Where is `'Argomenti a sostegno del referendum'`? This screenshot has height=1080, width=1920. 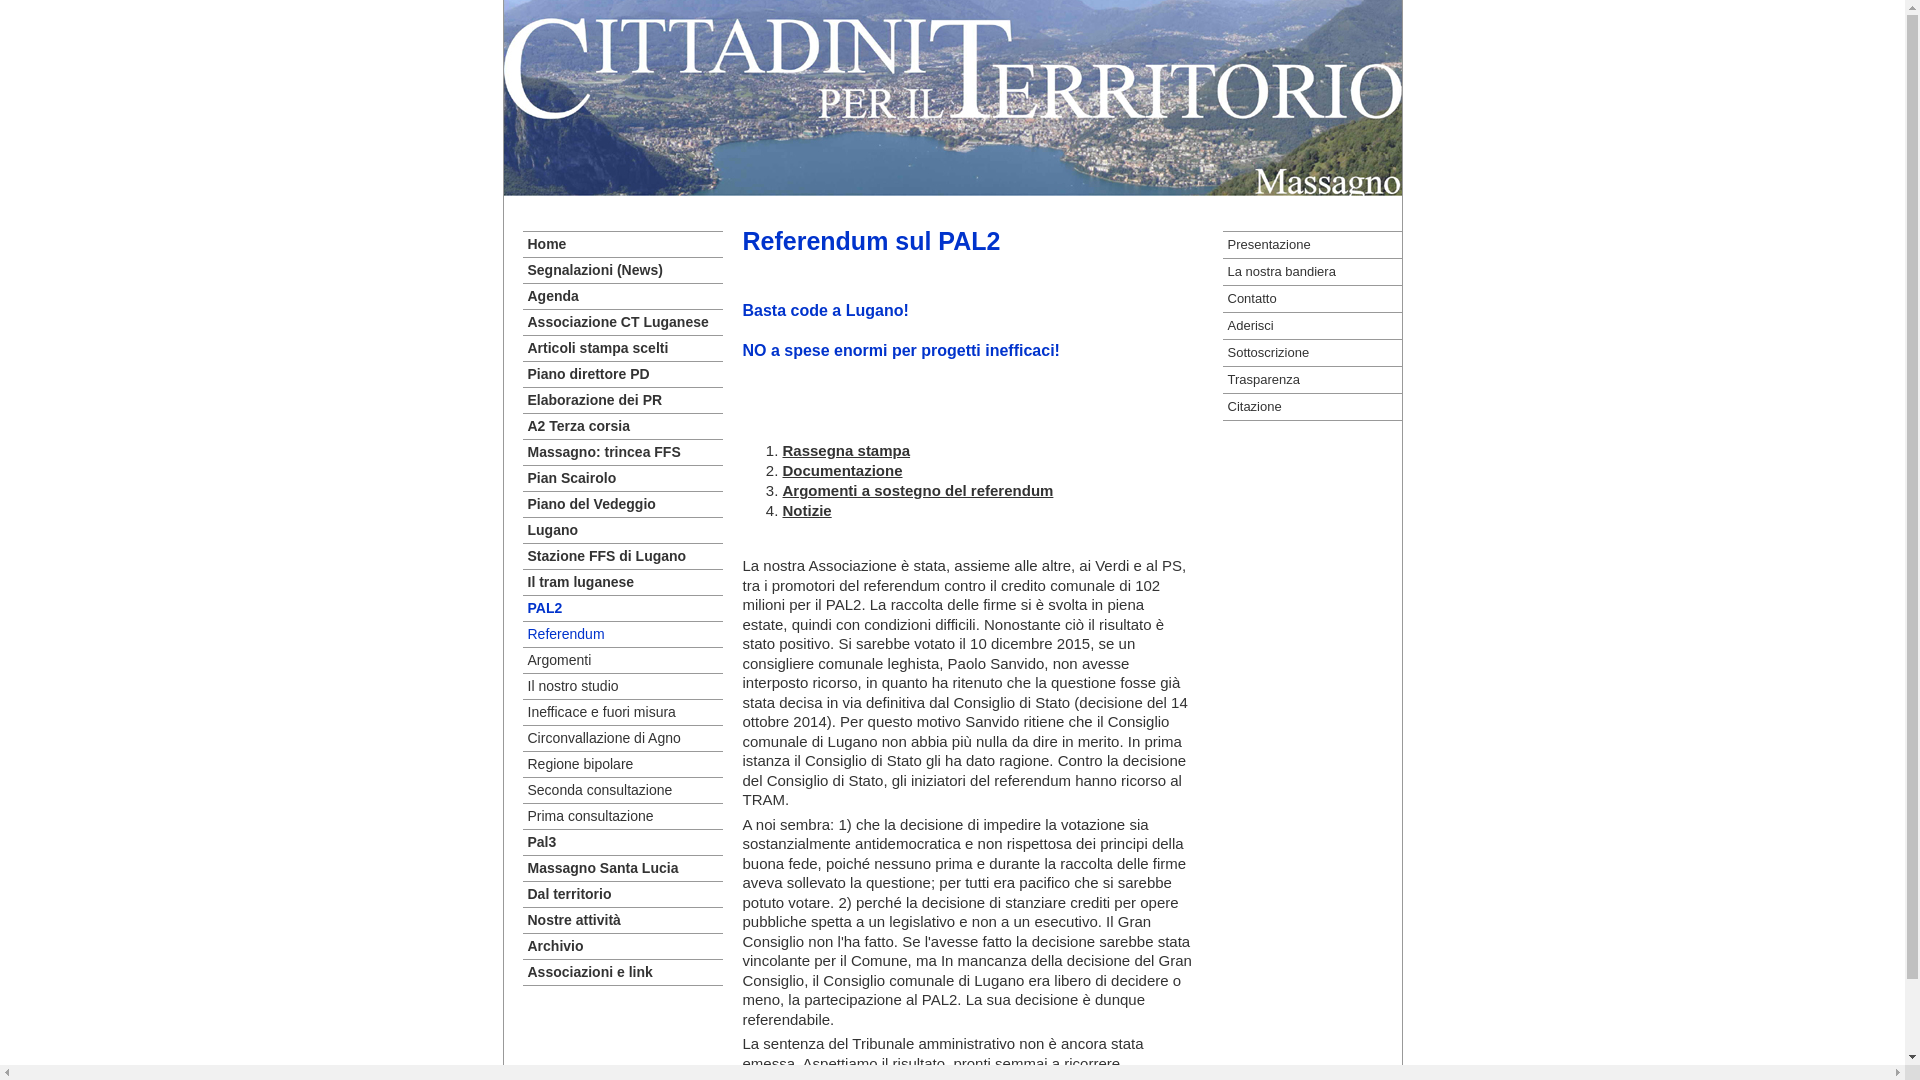
'Argomenti a sostegno del referendum' is located at coordinates (916, 490).